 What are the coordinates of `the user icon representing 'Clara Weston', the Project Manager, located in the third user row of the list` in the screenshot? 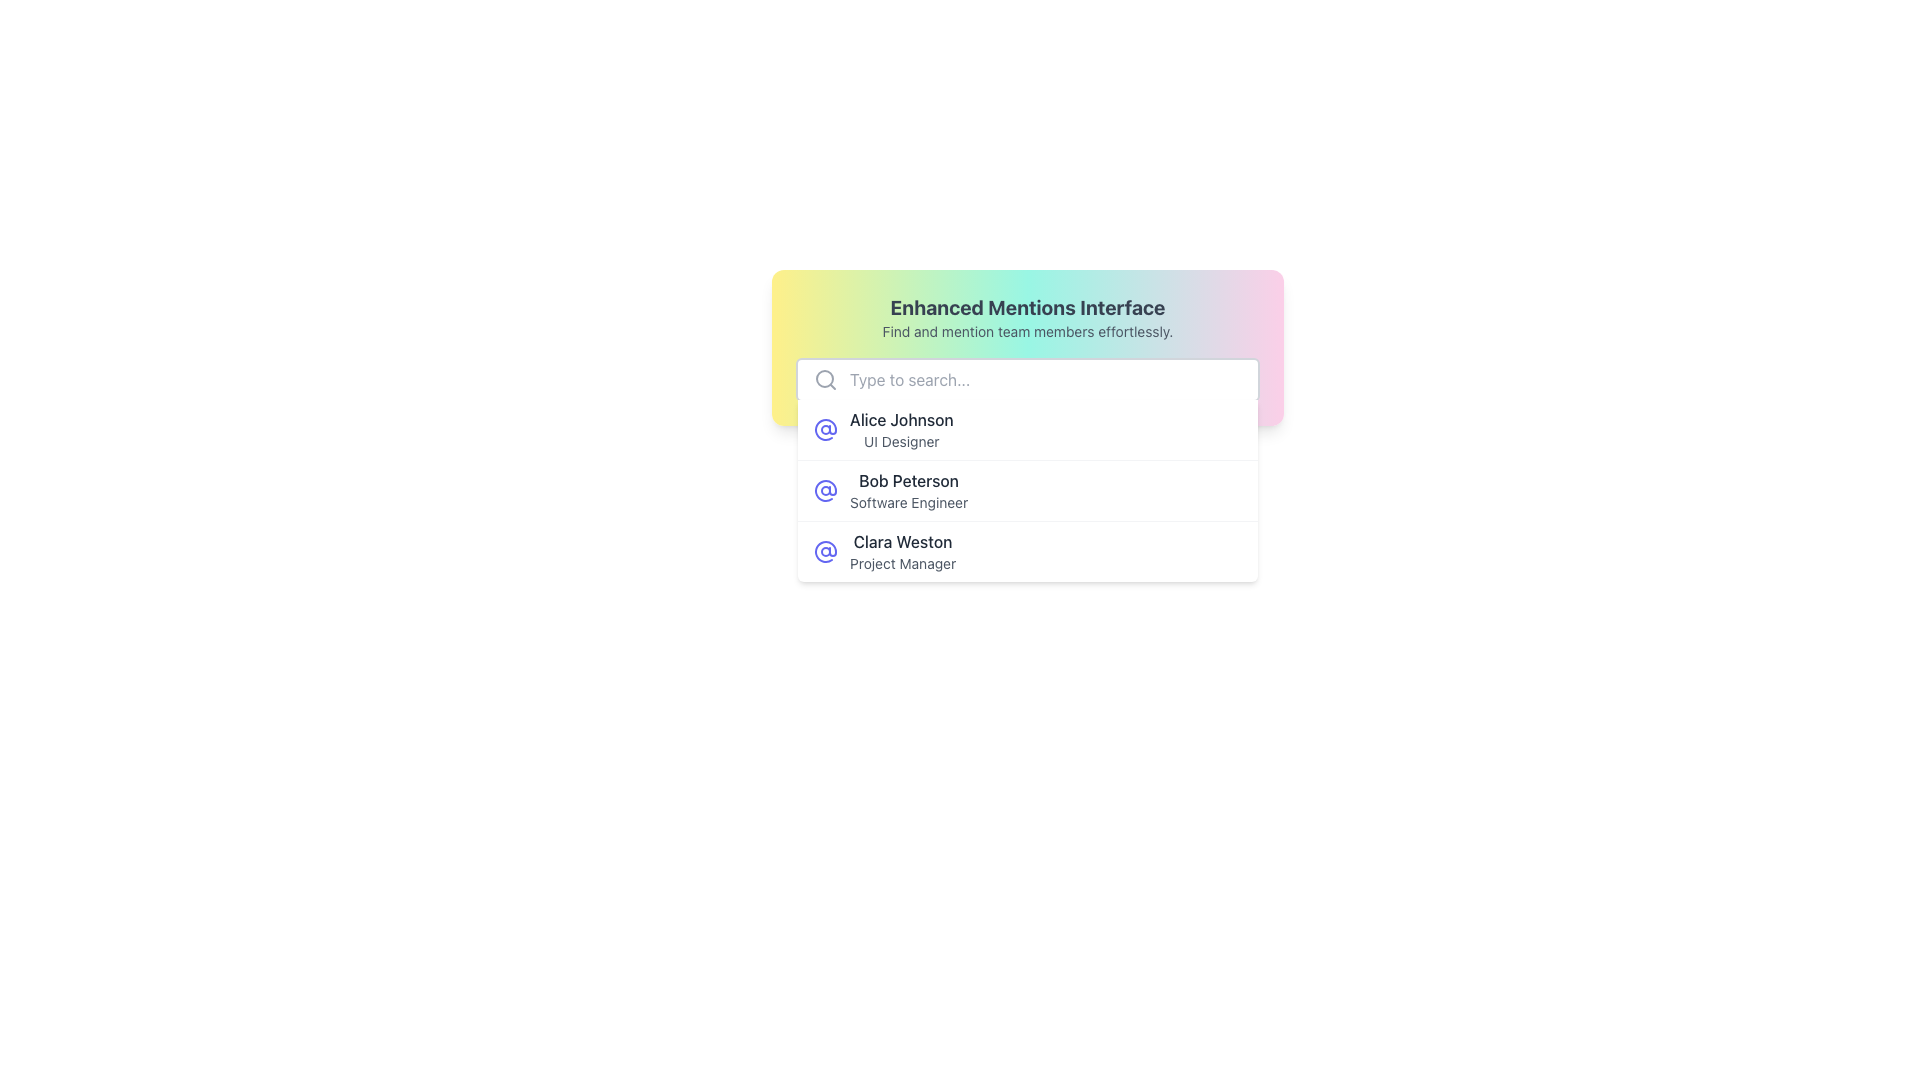 It's located at (825, 551).